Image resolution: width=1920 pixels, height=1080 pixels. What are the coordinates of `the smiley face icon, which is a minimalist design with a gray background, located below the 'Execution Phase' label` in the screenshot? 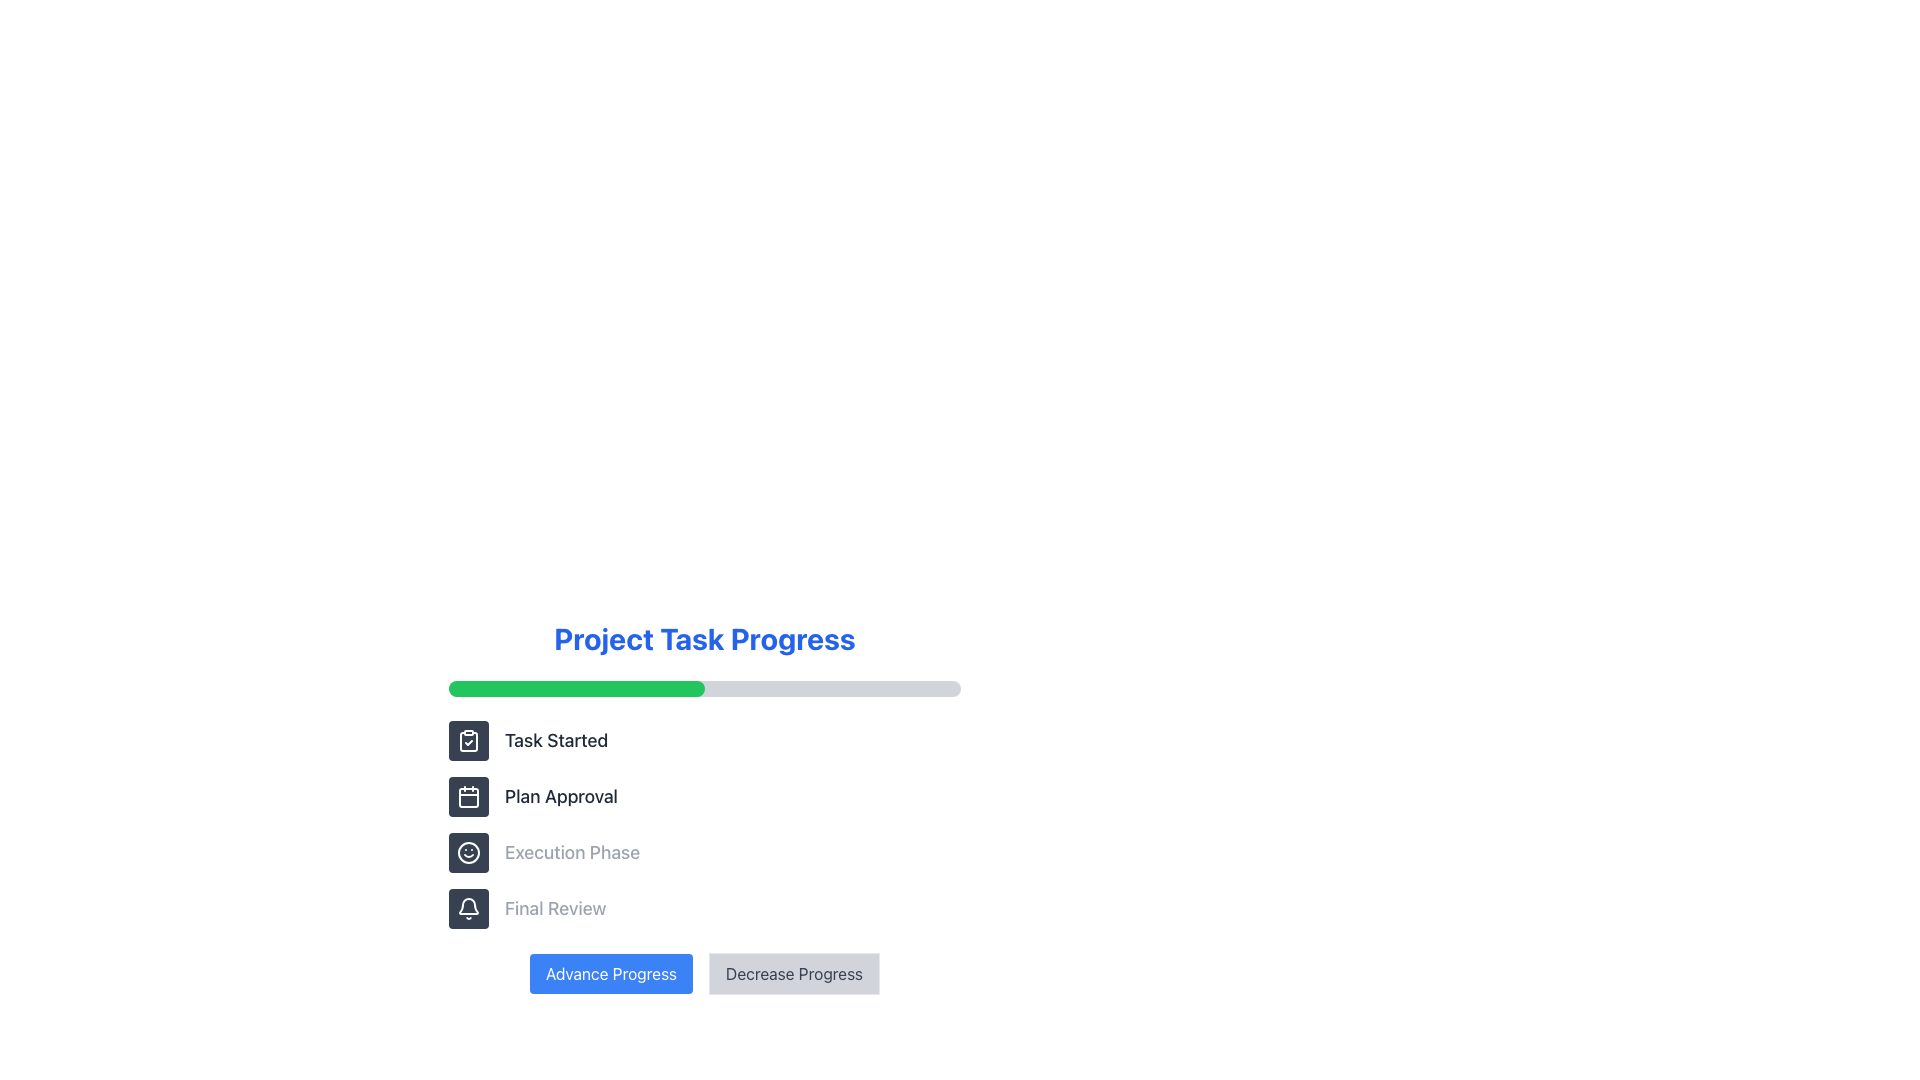 It's located at (468, 852).